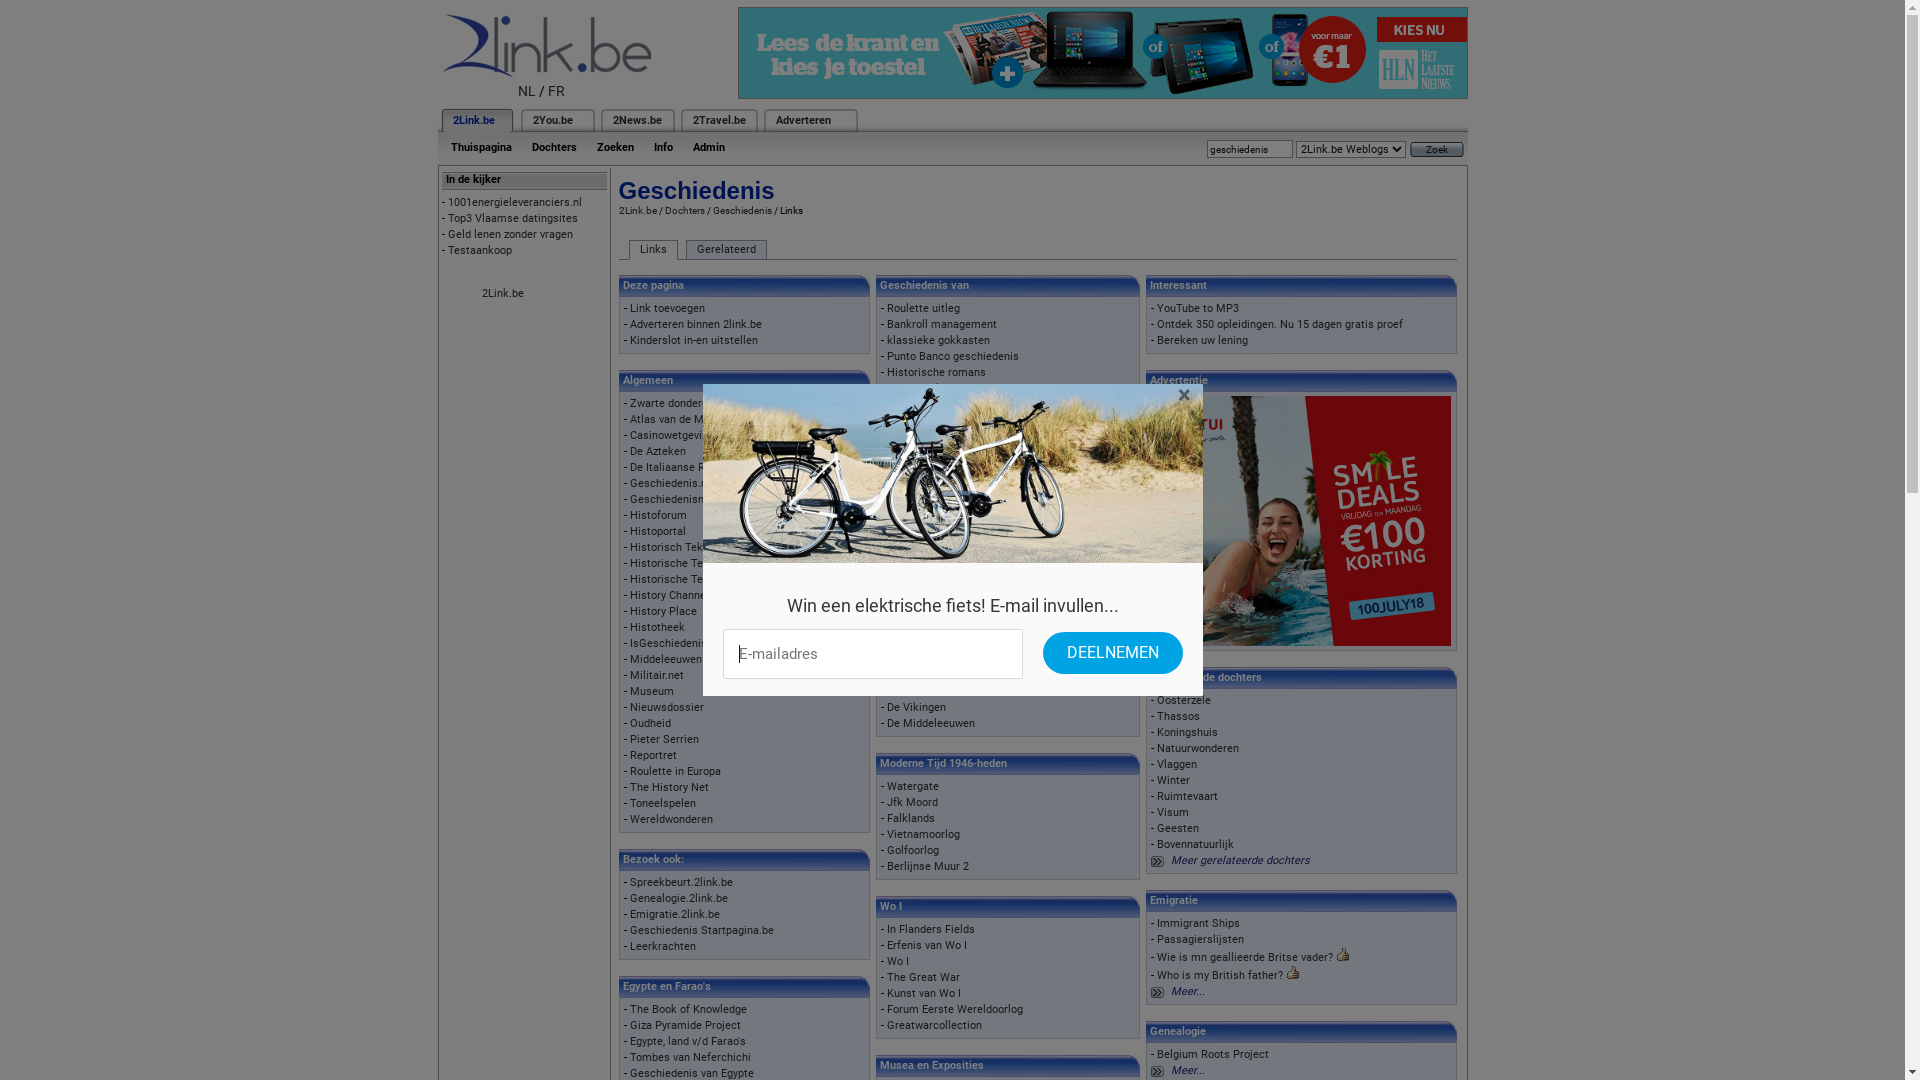 The height and width of the screenshot is (1080, 1920). Describe the element at coordinates (911, 801) in the screenshot. I see `'Jfk Moord'` at that location.